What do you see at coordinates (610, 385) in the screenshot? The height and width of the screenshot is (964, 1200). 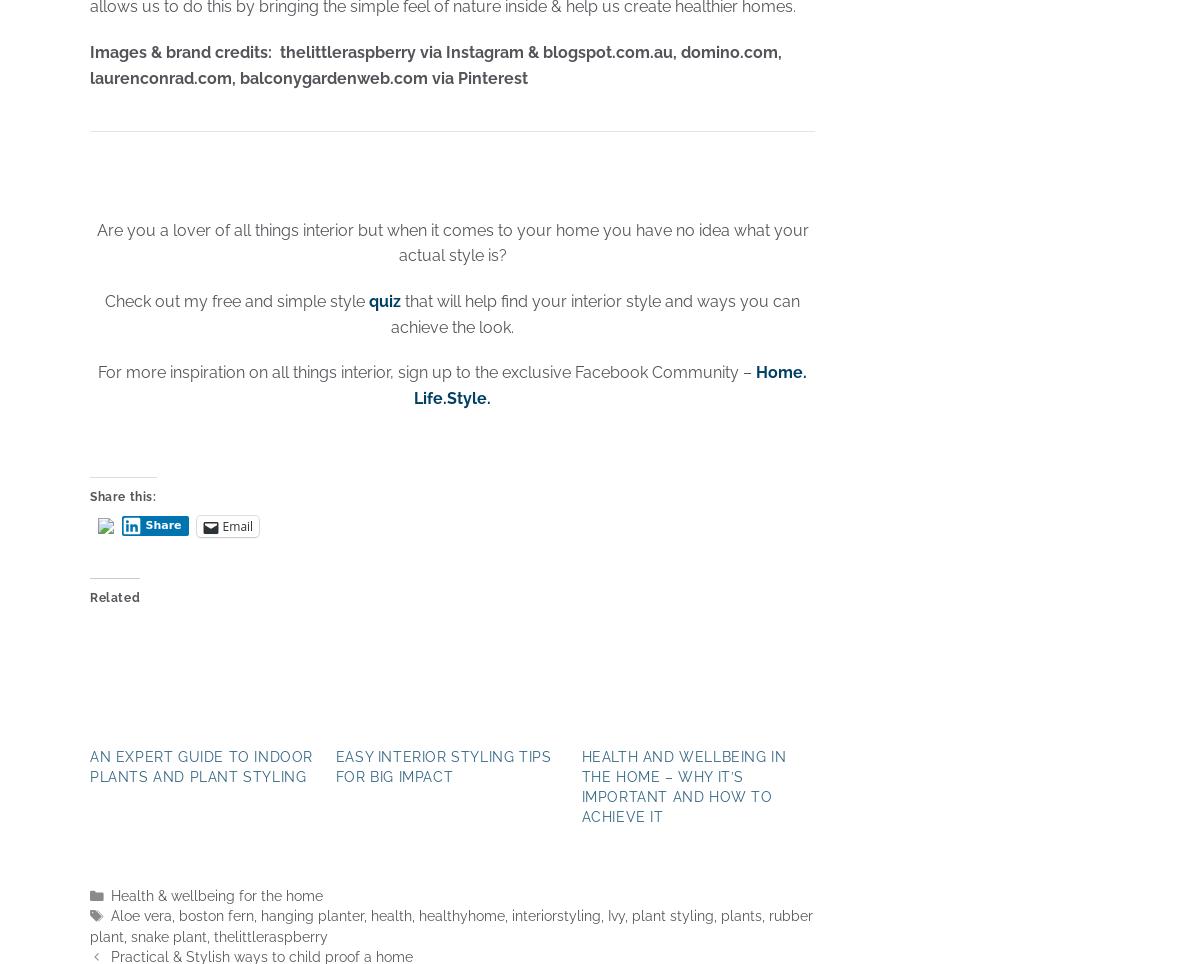 I see `'Home. Life.Style.'` at bounding box center [610, 385].